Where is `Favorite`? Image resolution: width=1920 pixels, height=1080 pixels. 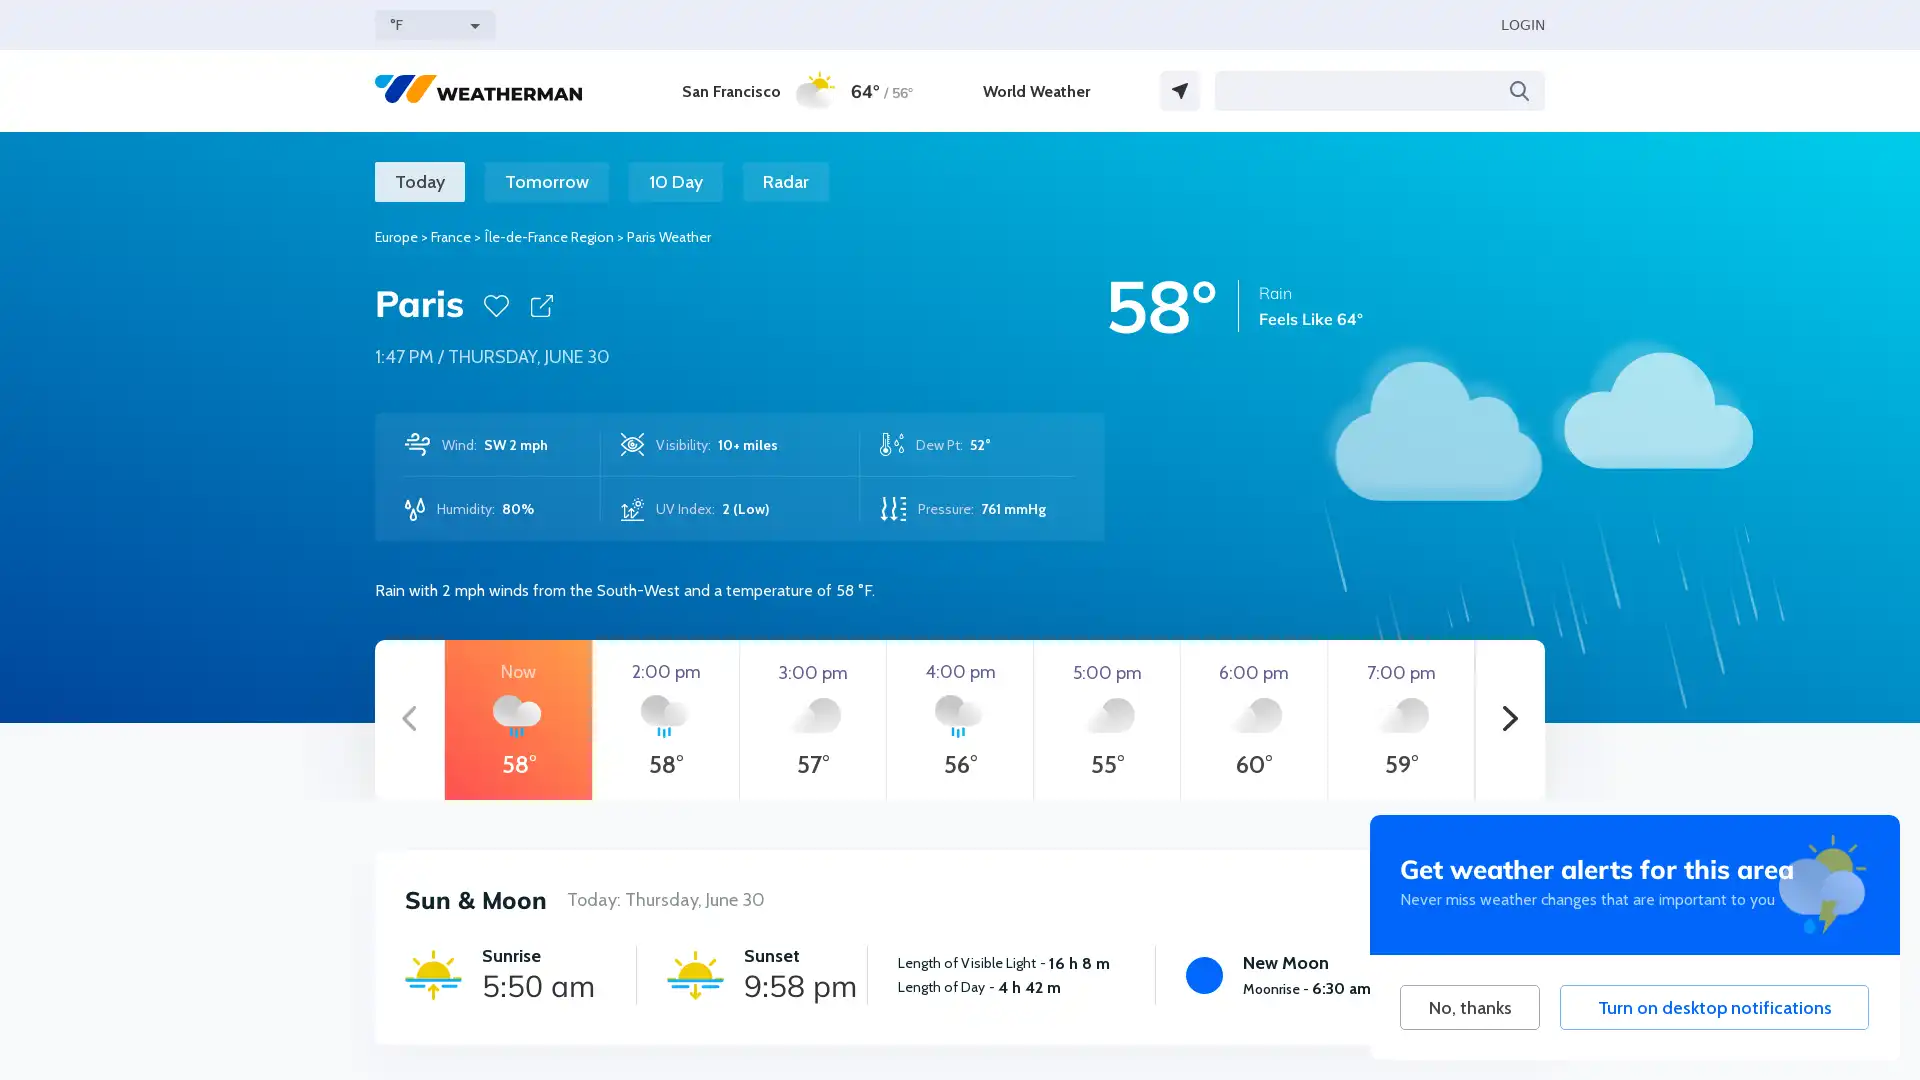
Favorite is located at coordinates (496, 305).